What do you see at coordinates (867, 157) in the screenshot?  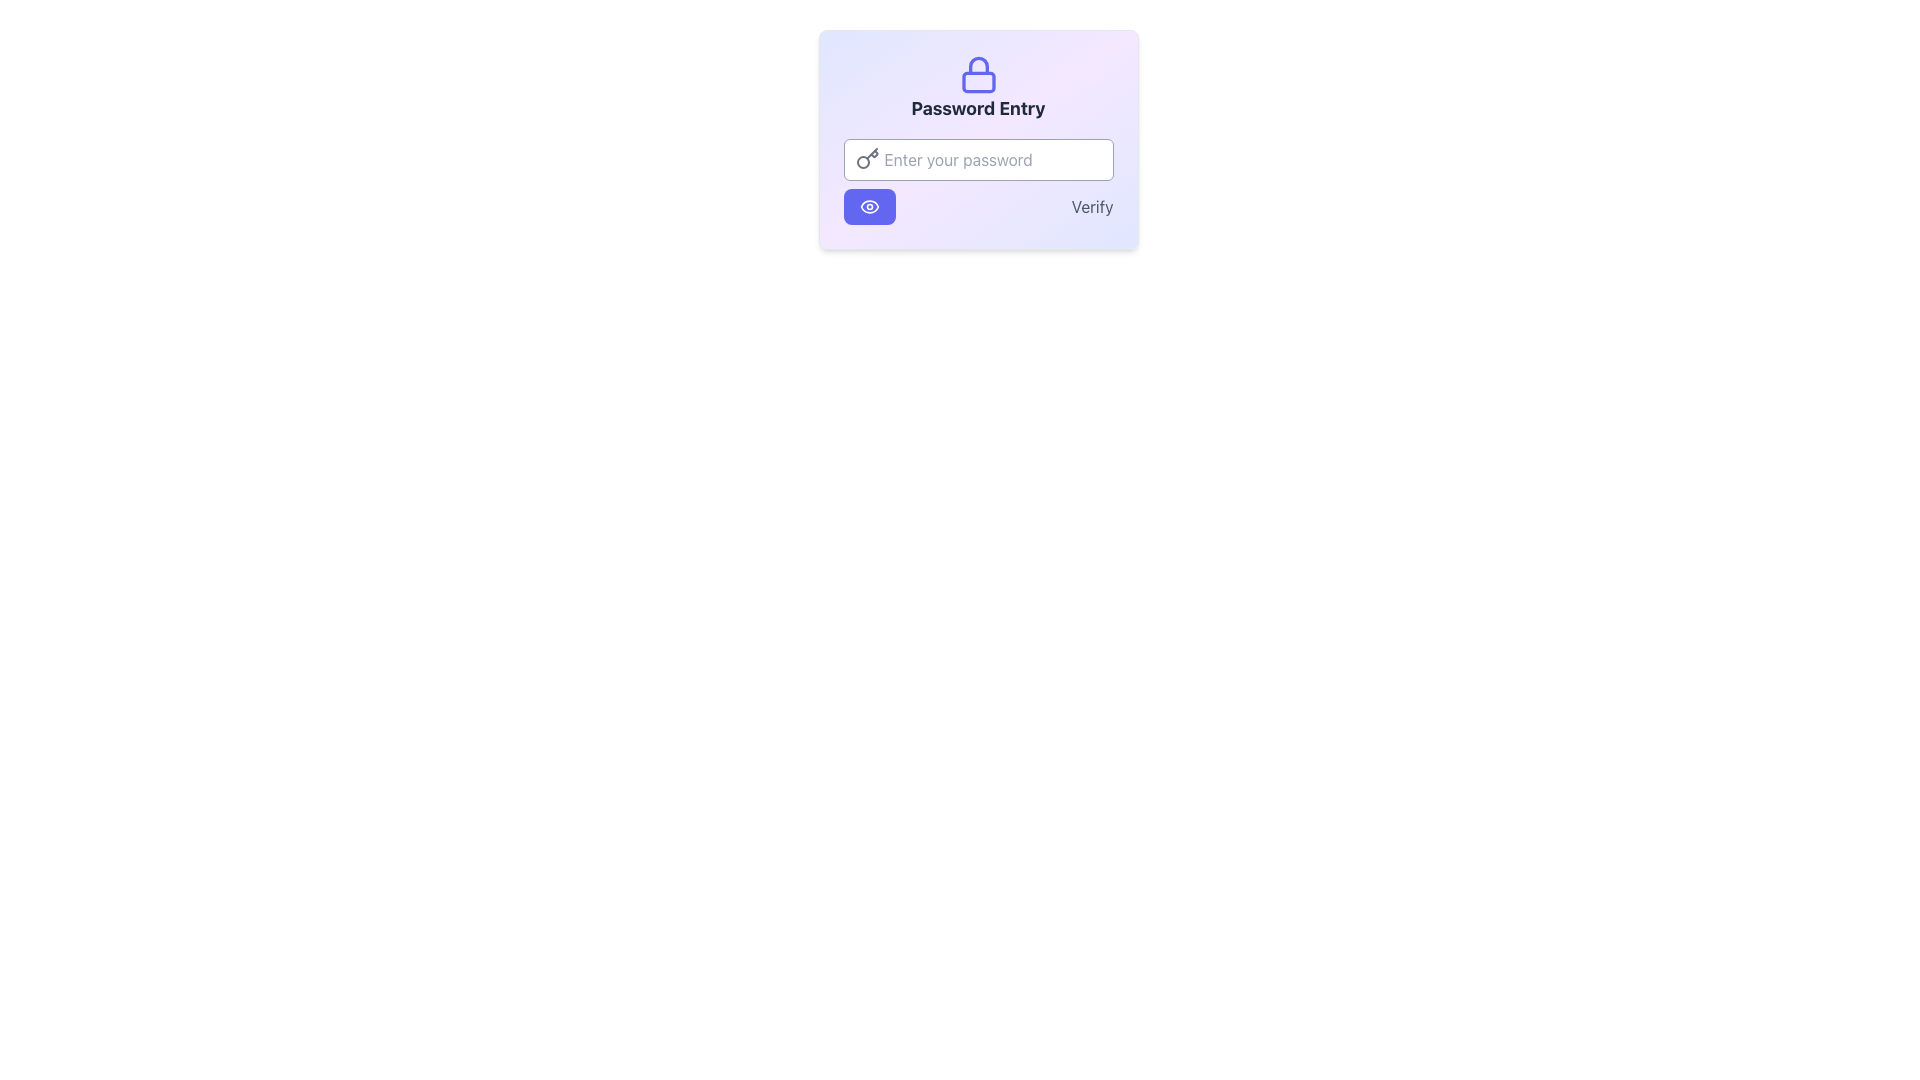 I see `the key icon graphic styled in gray, located at the beginning of the input field labeled 'Enter your password'` at bounding box center [867, 157].